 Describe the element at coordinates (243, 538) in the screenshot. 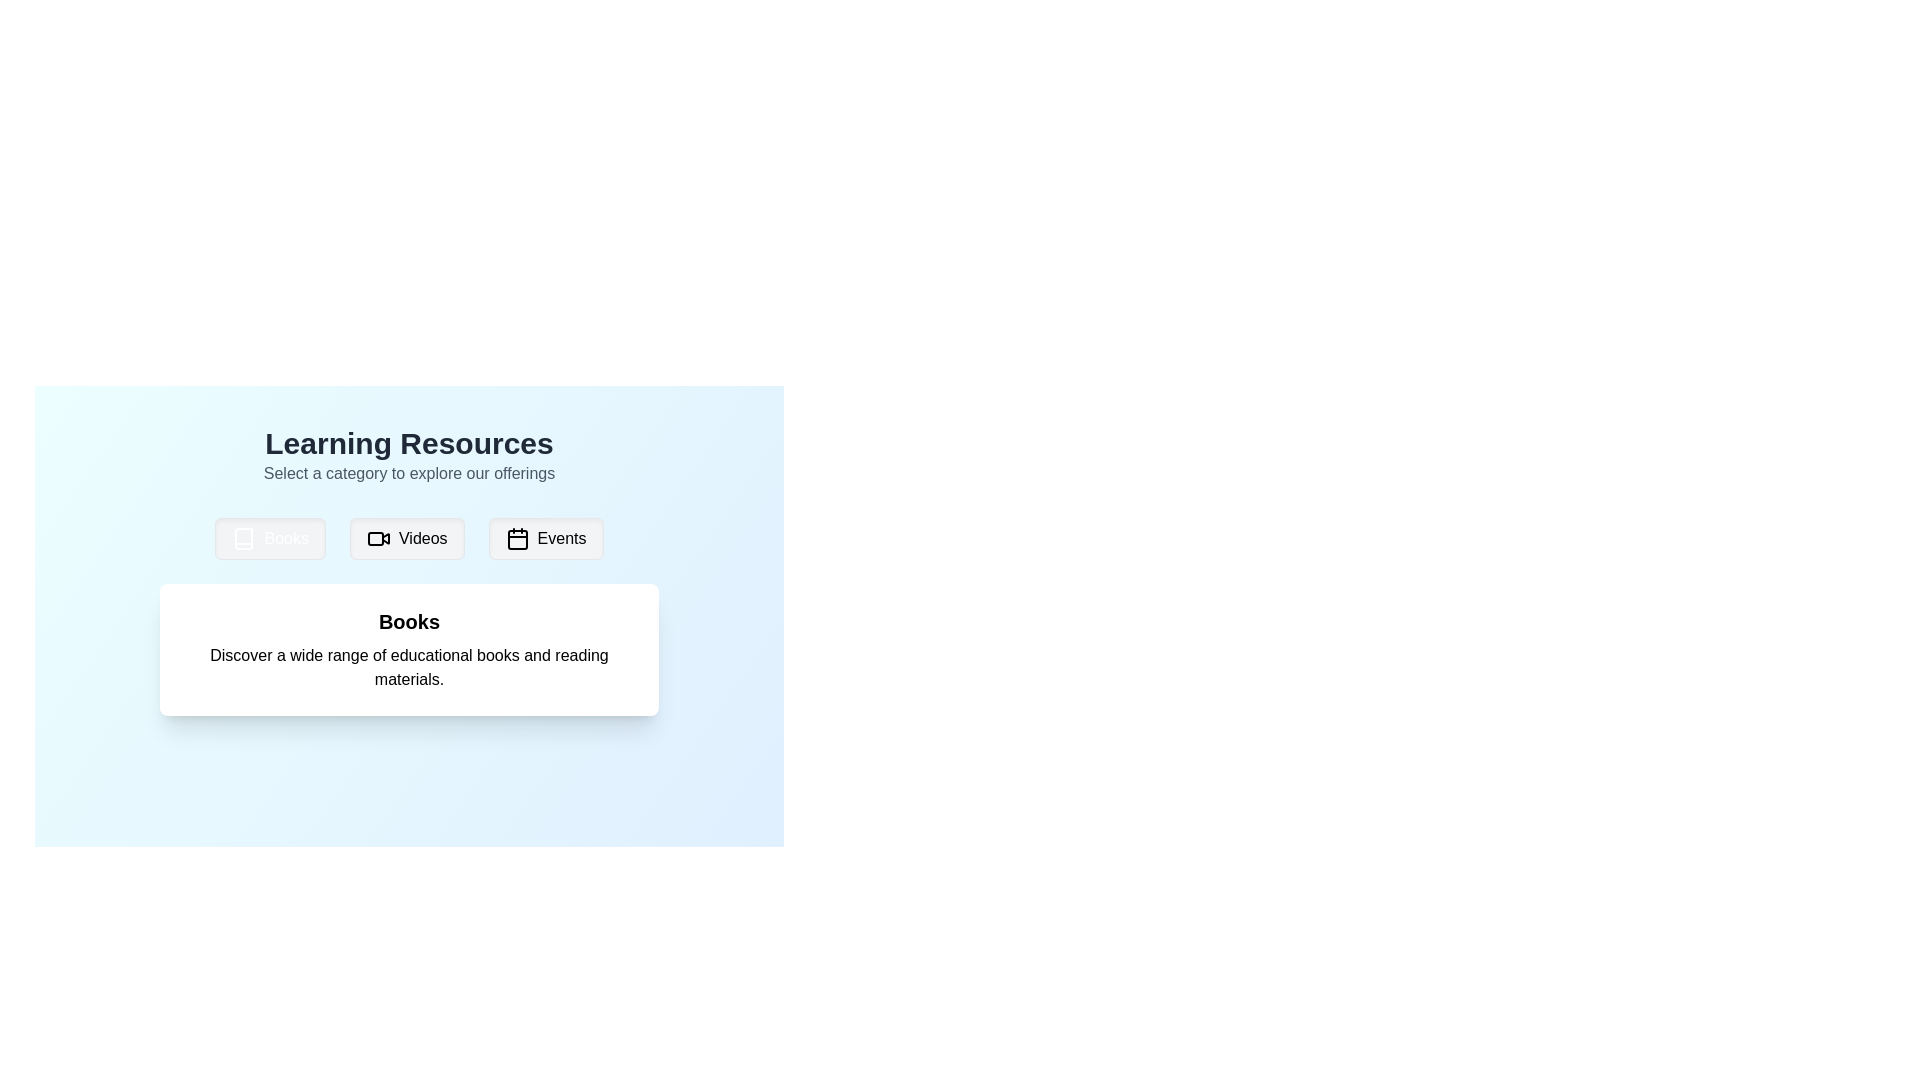

I see `the book icon` at that location.